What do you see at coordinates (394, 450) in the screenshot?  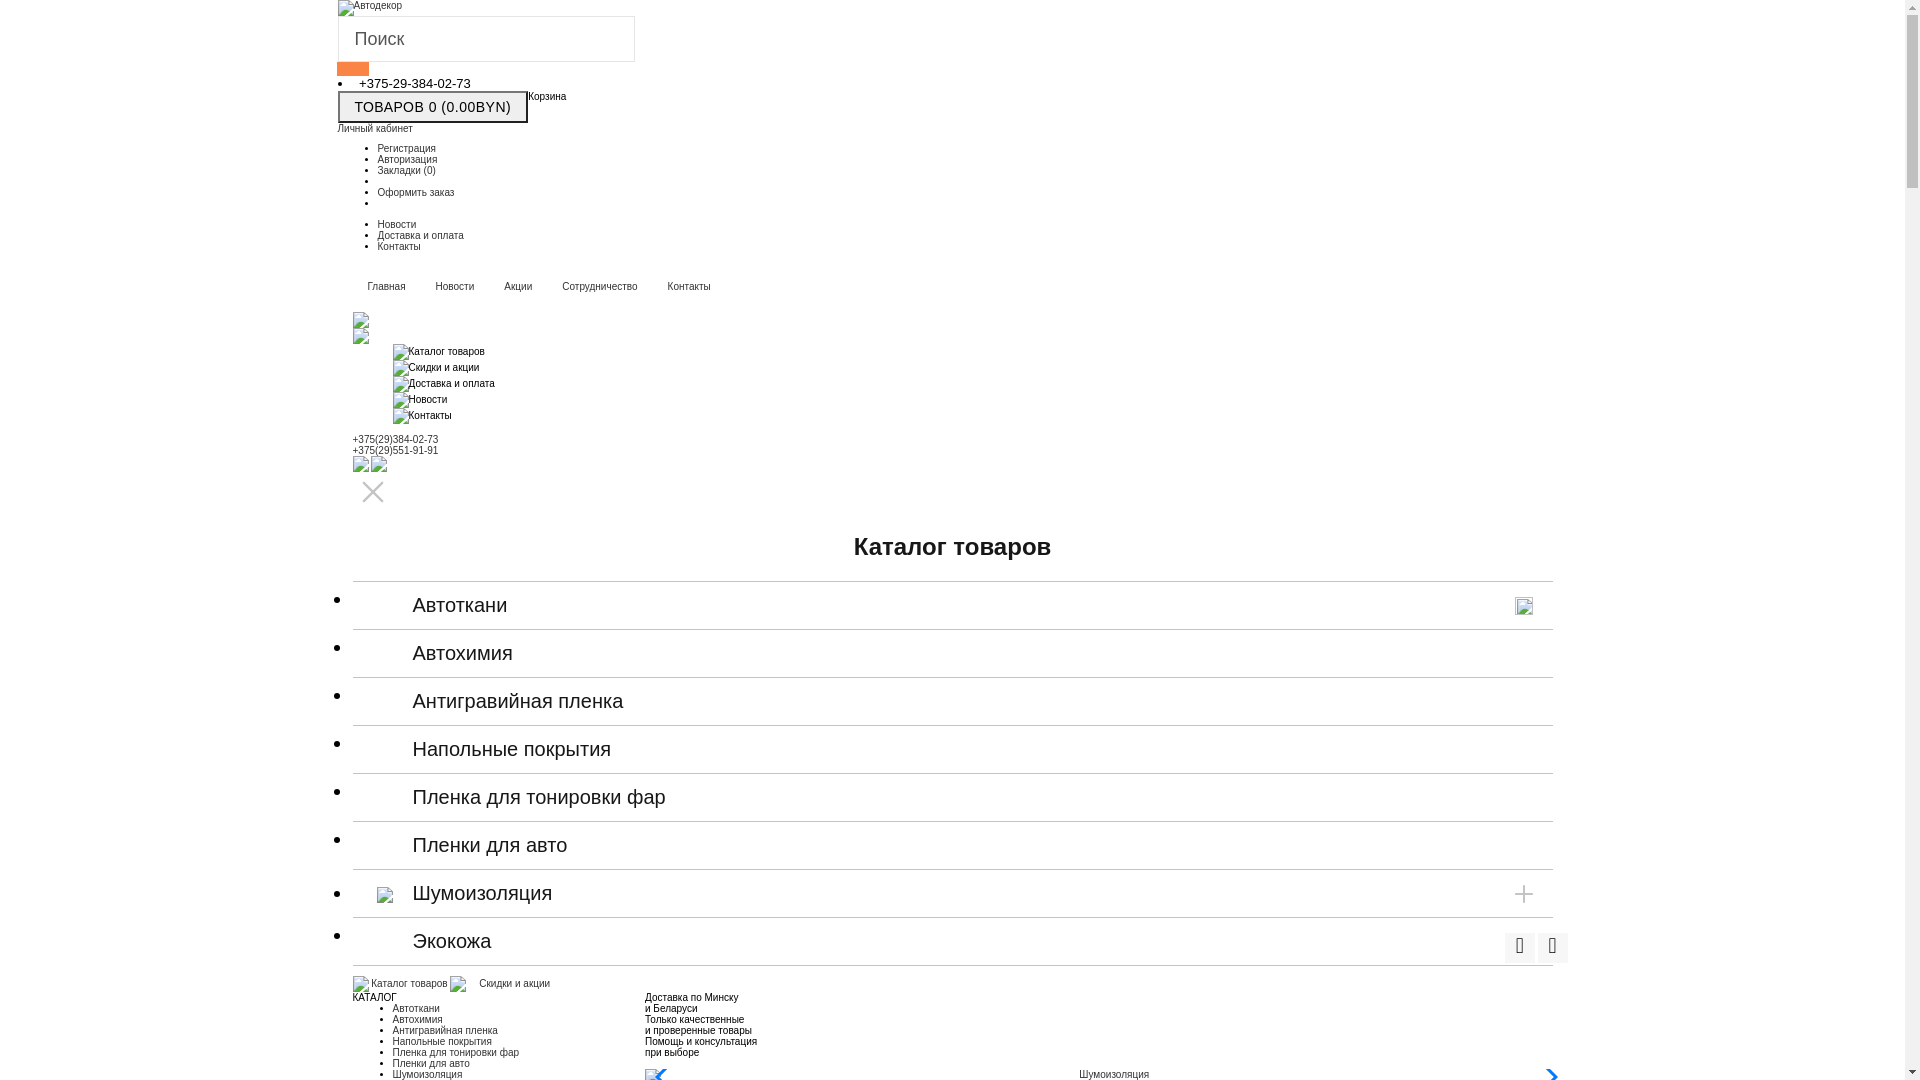 I see `'+375(29)551-91-91'` at bounding box center [394, 450].